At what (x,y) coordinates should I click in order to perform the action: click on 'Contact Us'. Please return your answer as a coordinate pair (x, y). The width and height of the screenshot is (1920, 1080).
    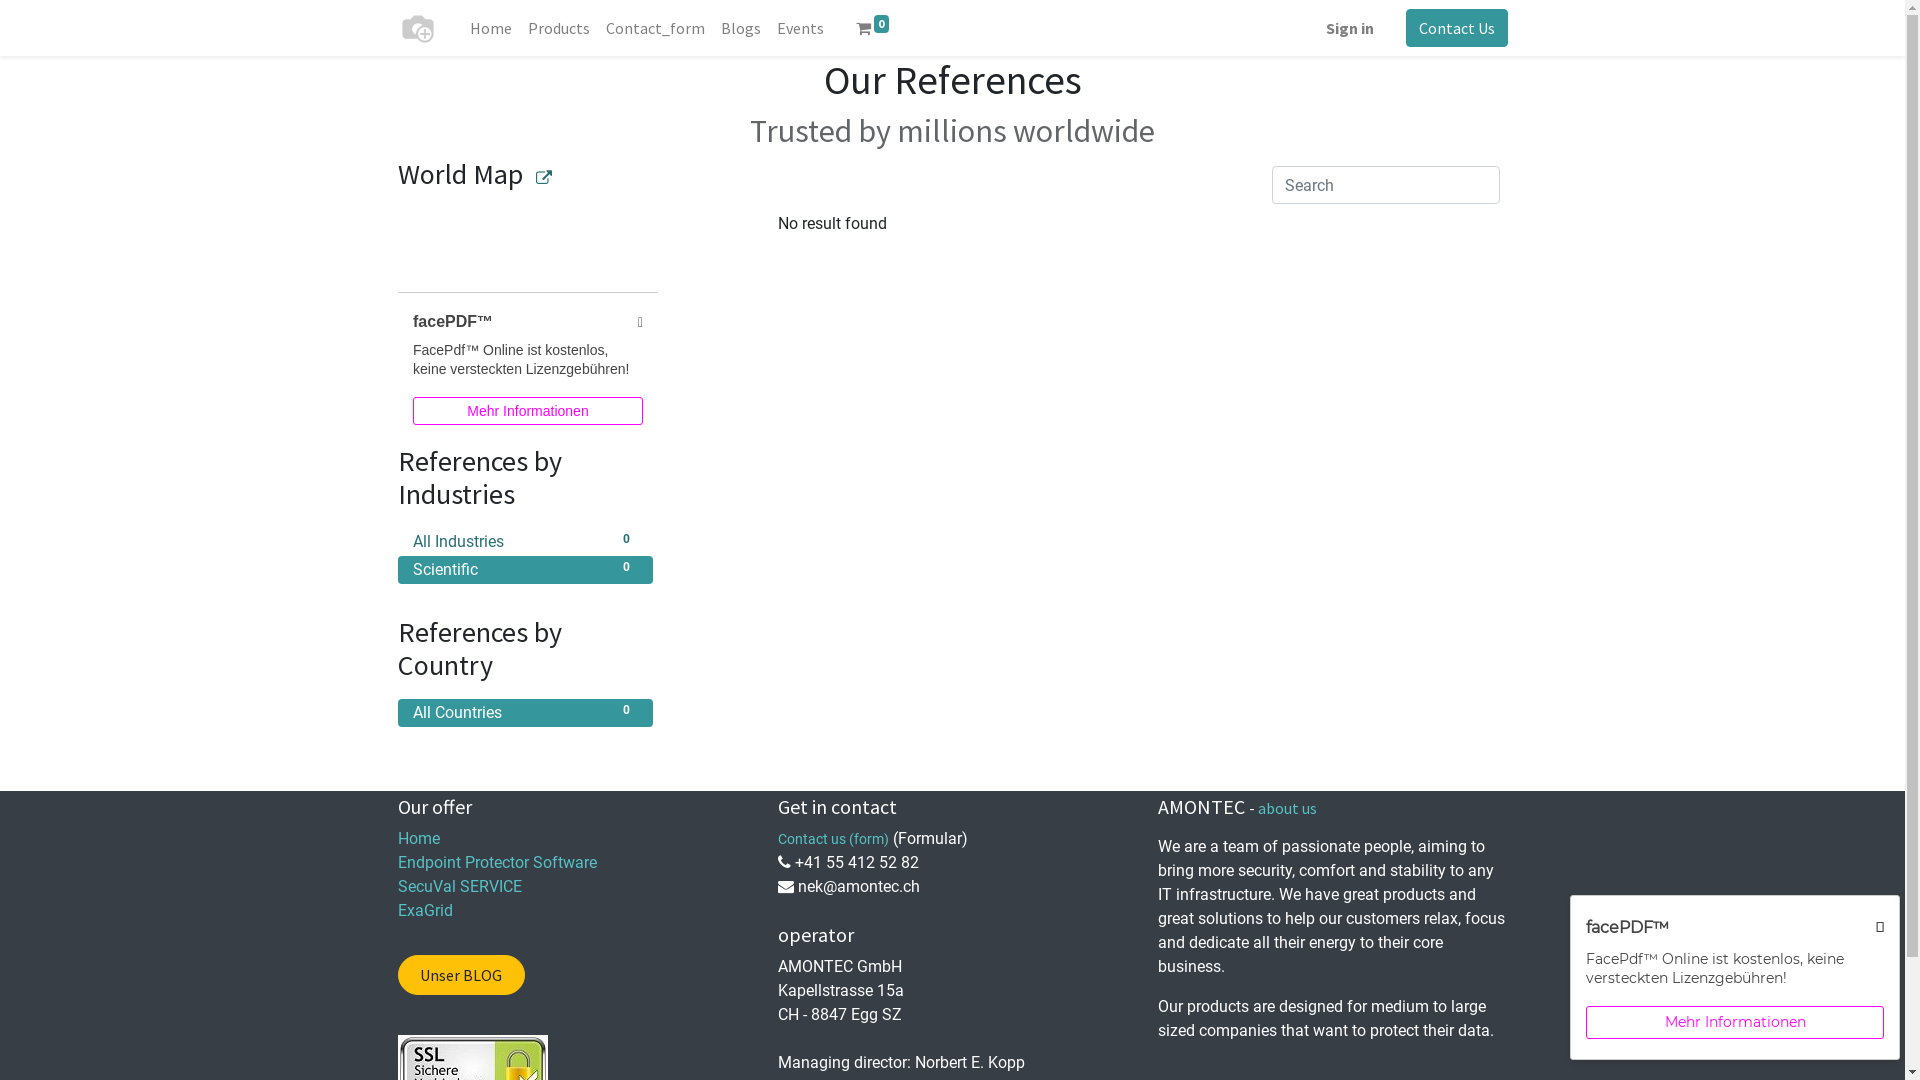
    Looking at the image, I should click on (1457, 27).